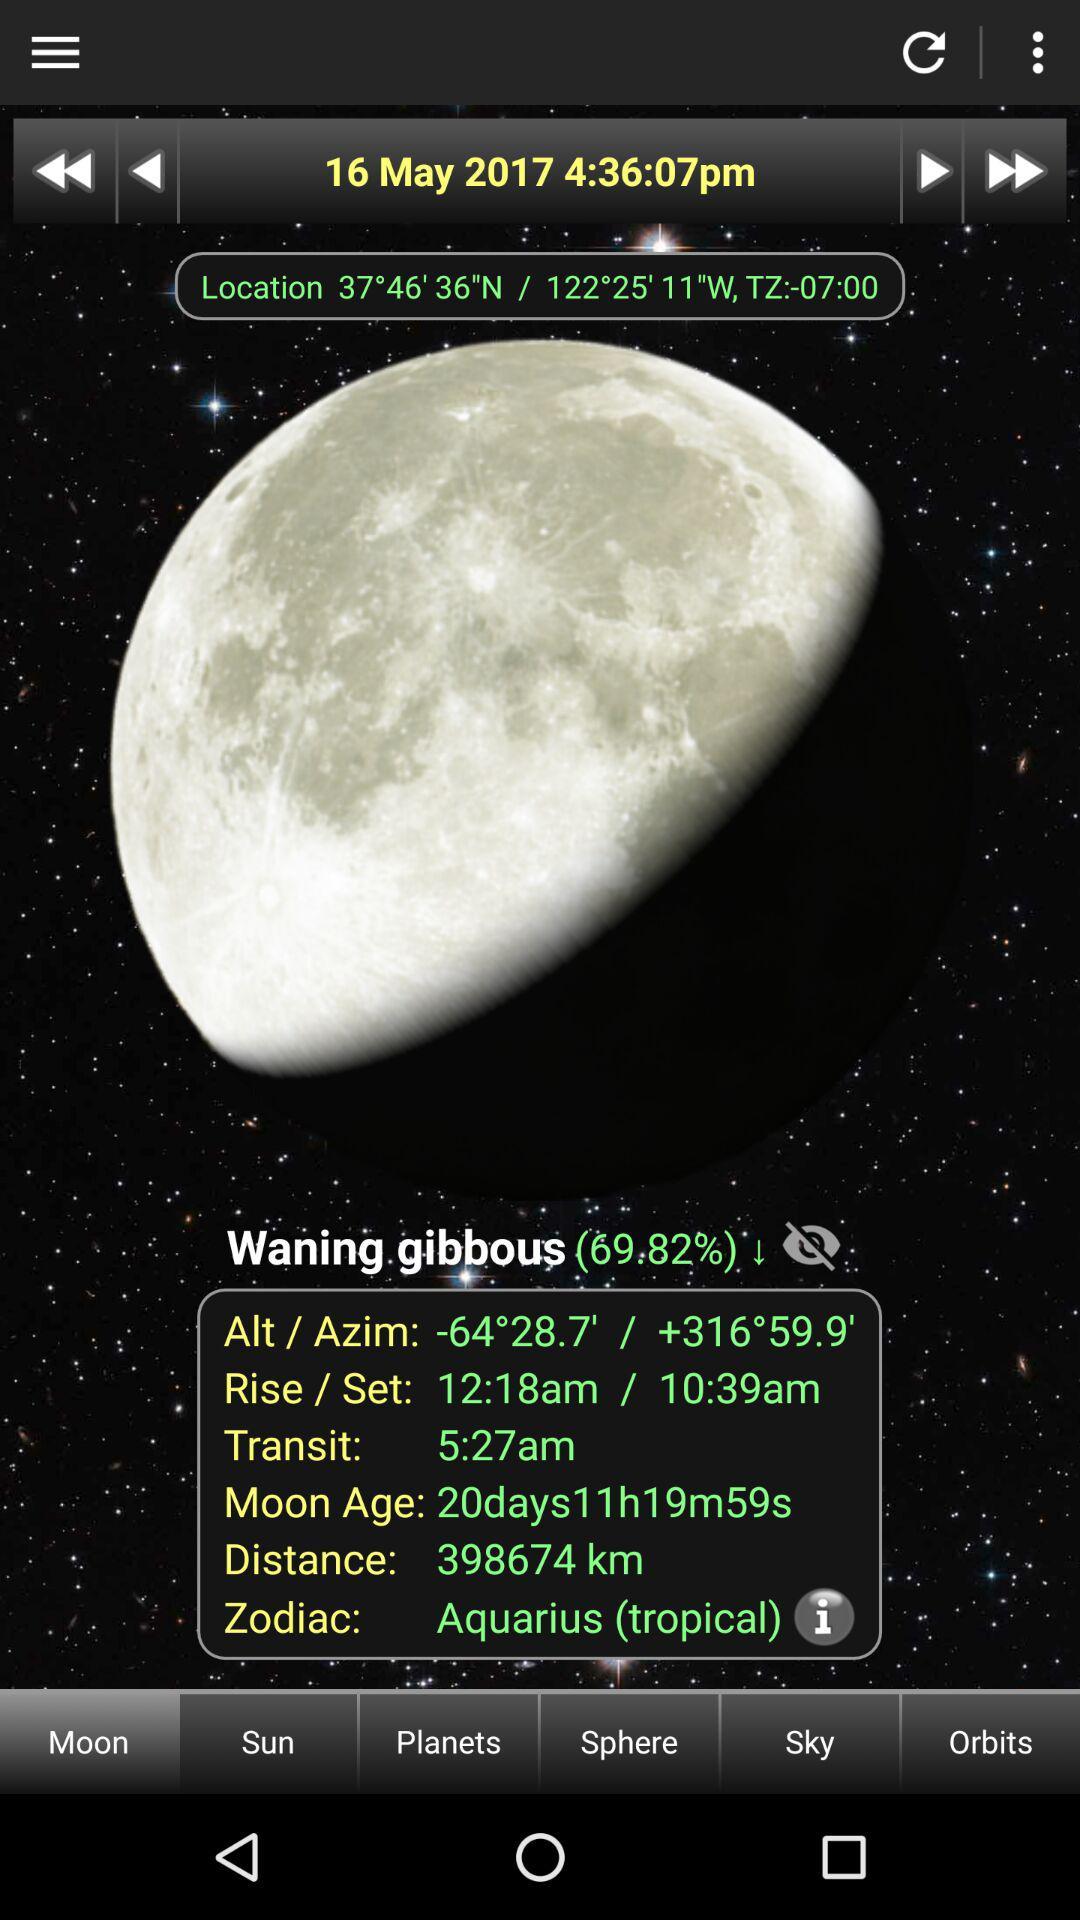 Image resolution: width=1080 pixels, height=1920 pixels. I want to click on next, so click(932, 171).